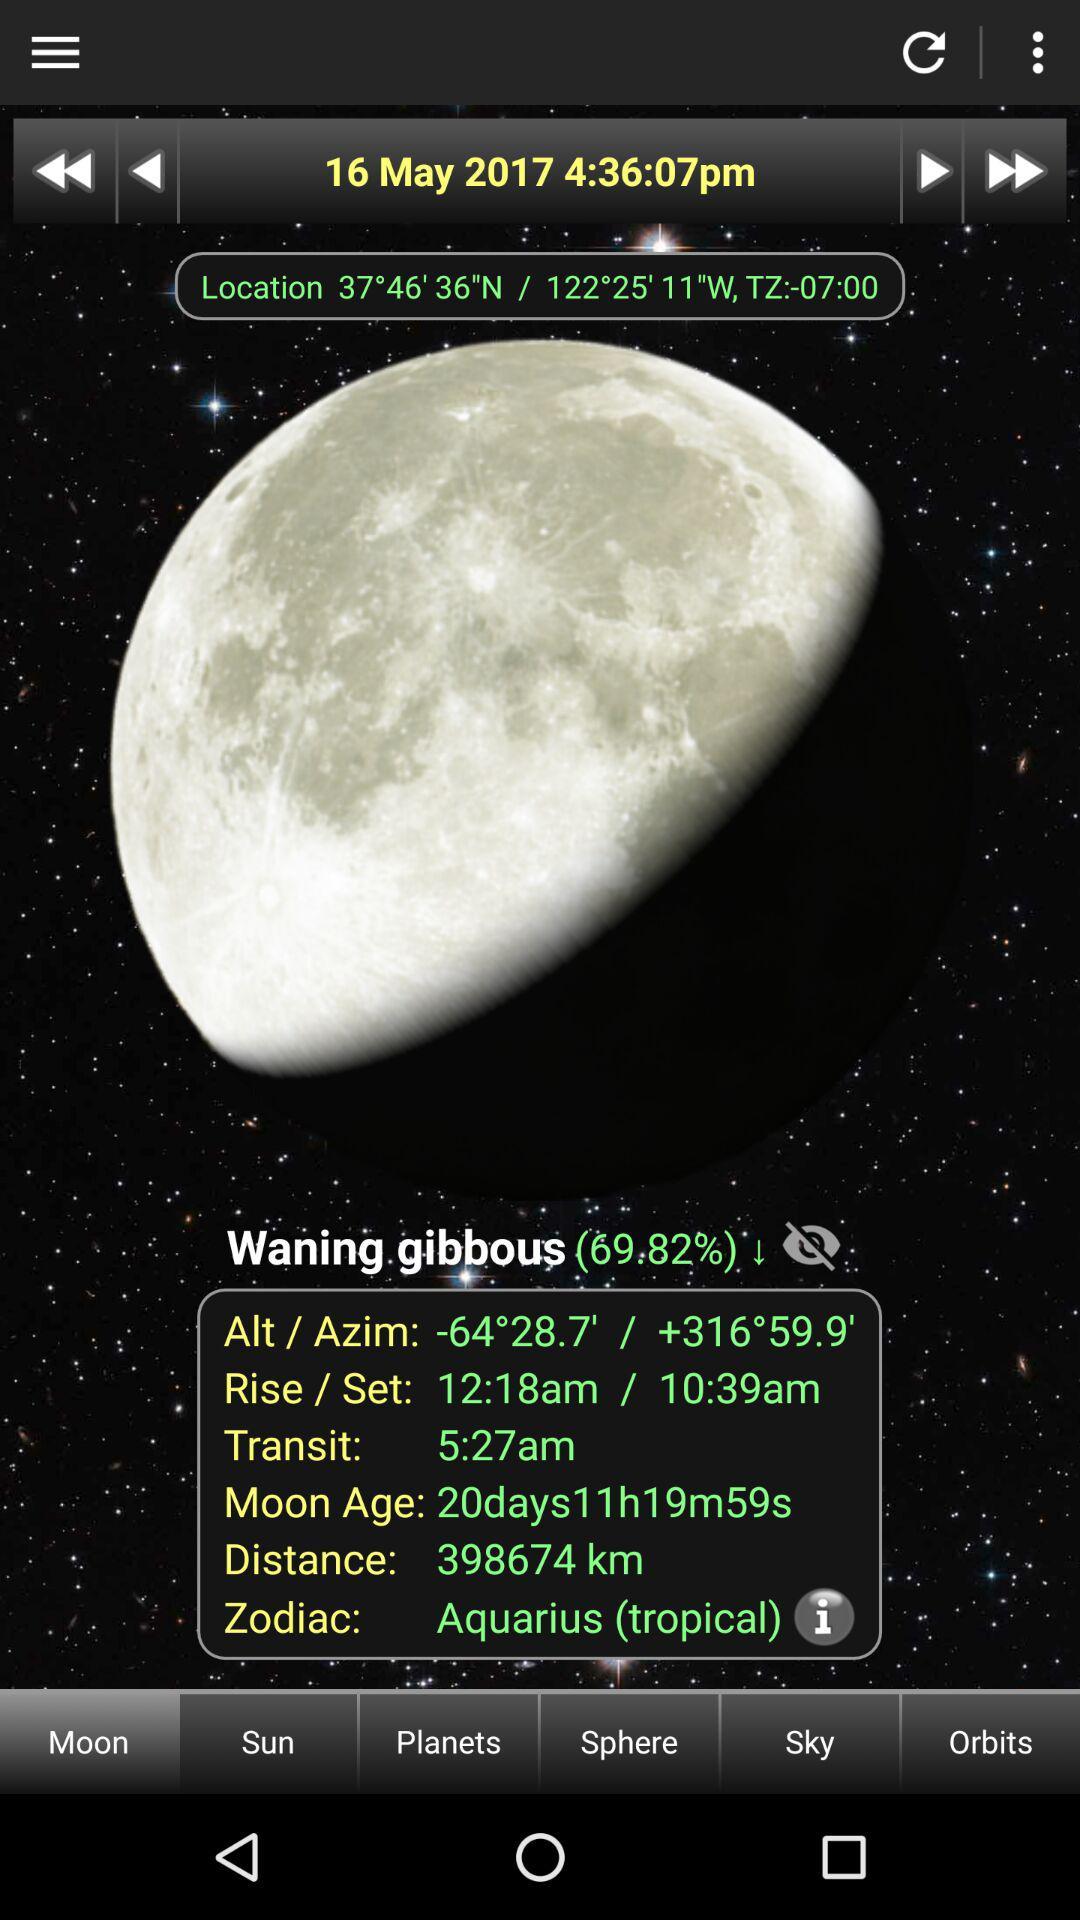 Image resolution: width=1080 pixels, height=1920 pixels. I want to click on next, so click(932, 171).